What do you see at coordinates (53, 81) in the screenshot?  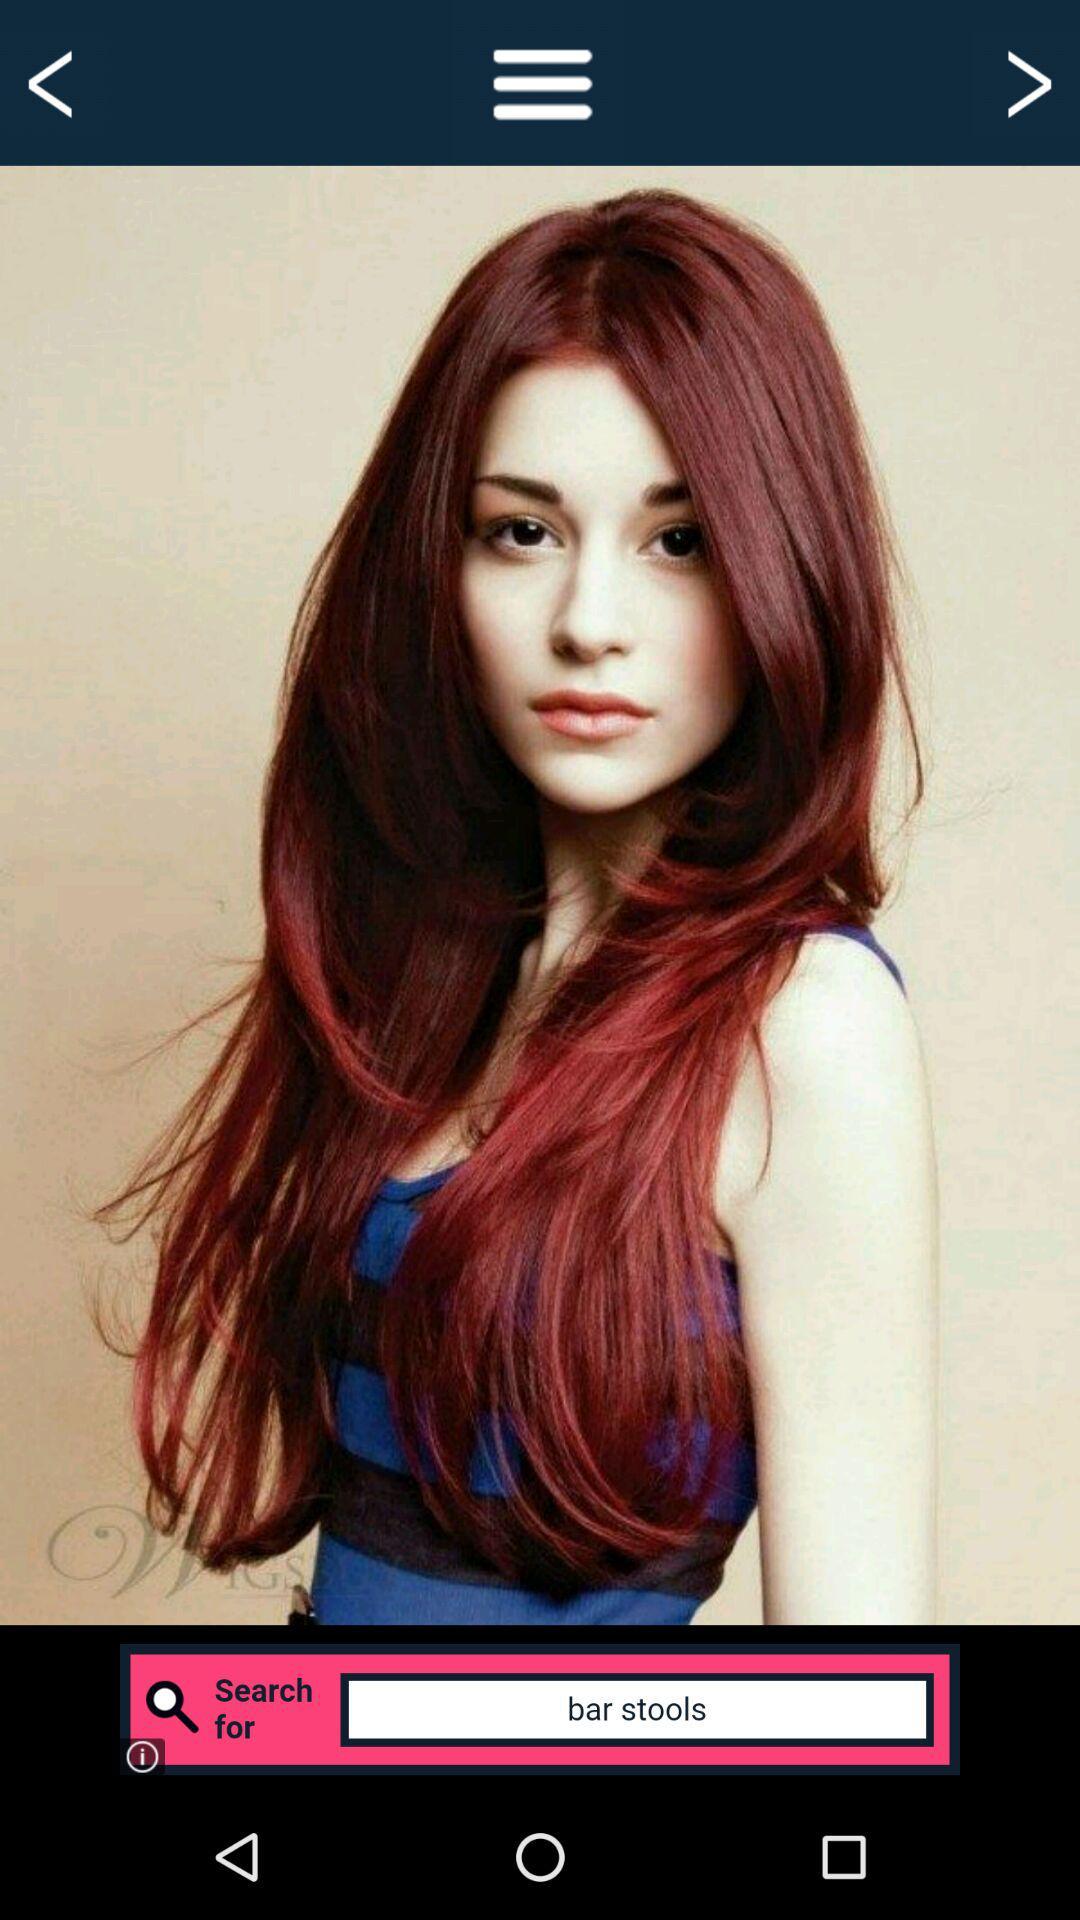 I see `previous screen` at bounding box center [53, 81].